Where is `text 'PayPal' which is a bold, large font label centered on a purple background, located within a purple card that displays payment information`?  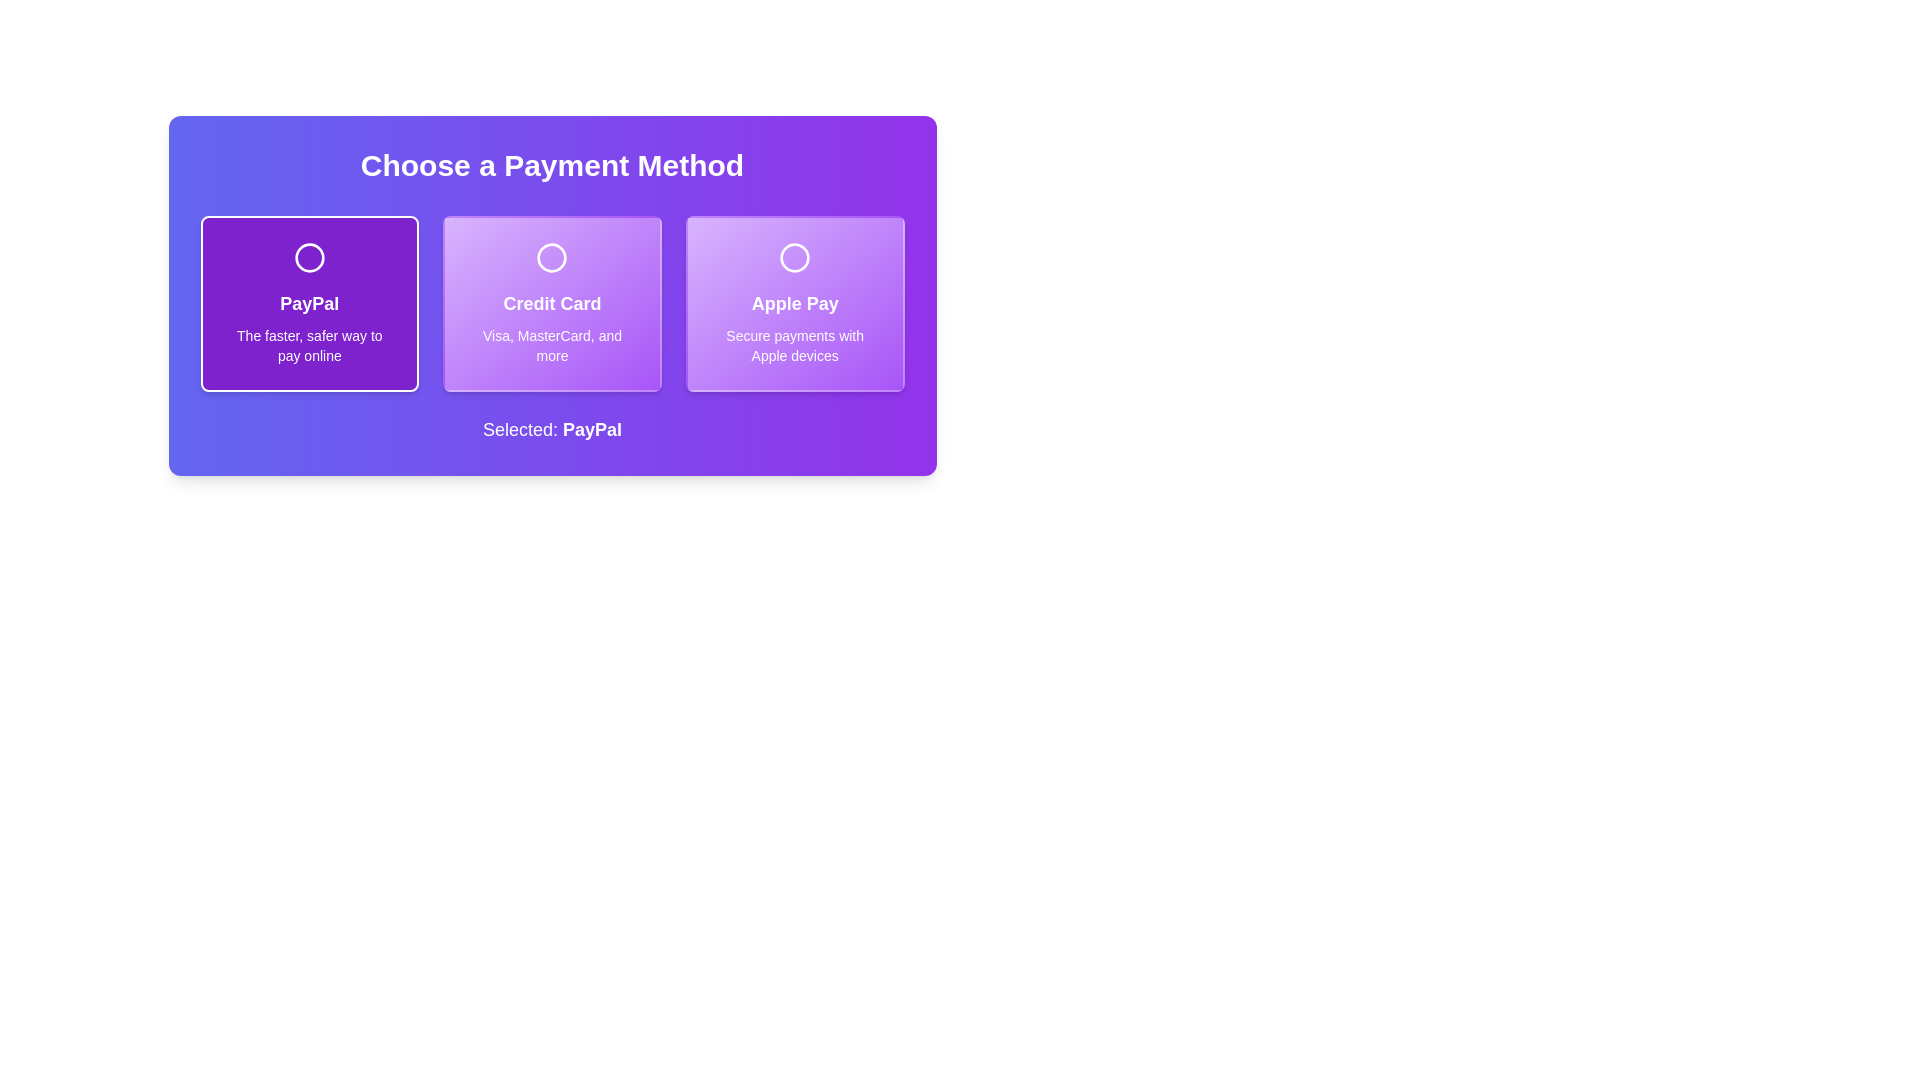
text 'PayPal' which is a bold, large font label centered on a purple background, located within a purple card that displays payment information is located at coordinates (308, 304).